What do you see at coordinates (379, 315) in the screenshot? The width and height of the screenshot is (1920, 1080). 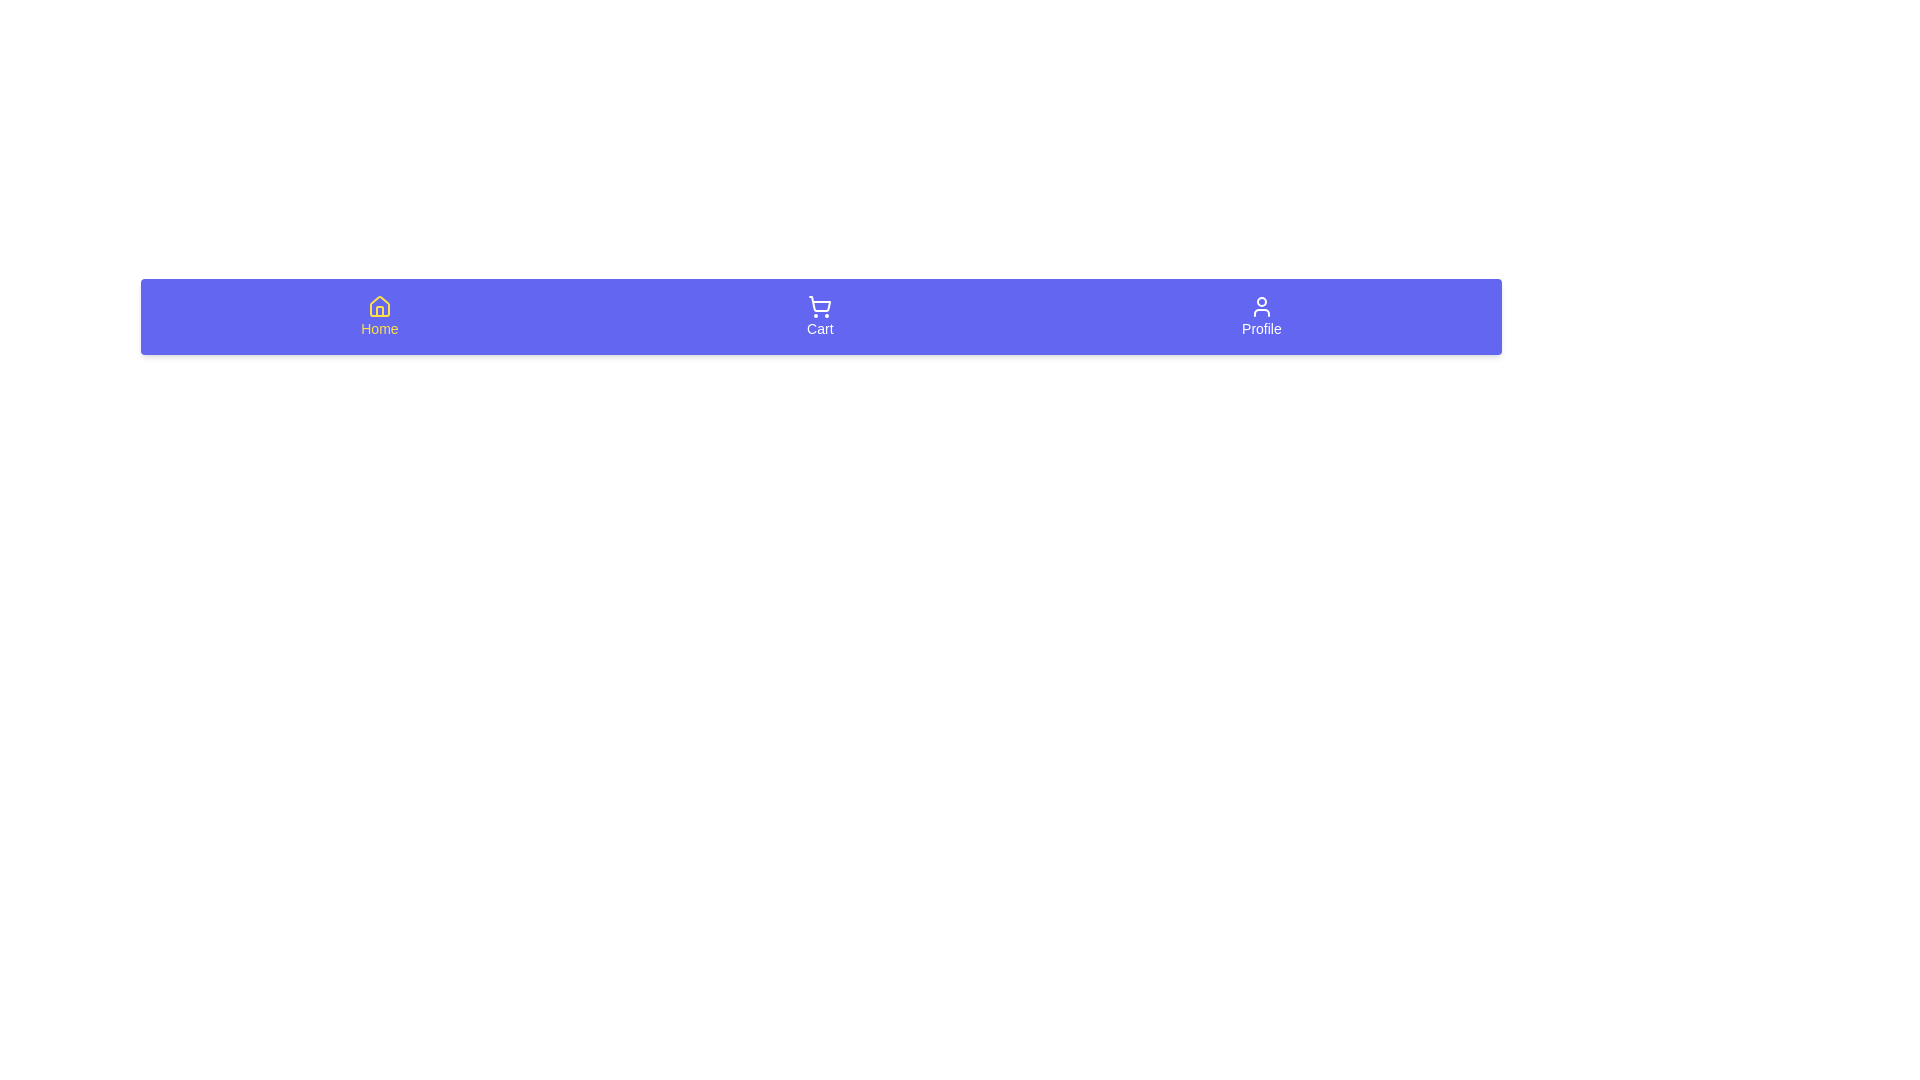 I see `the Home tab` at bounding box center [379, 315].